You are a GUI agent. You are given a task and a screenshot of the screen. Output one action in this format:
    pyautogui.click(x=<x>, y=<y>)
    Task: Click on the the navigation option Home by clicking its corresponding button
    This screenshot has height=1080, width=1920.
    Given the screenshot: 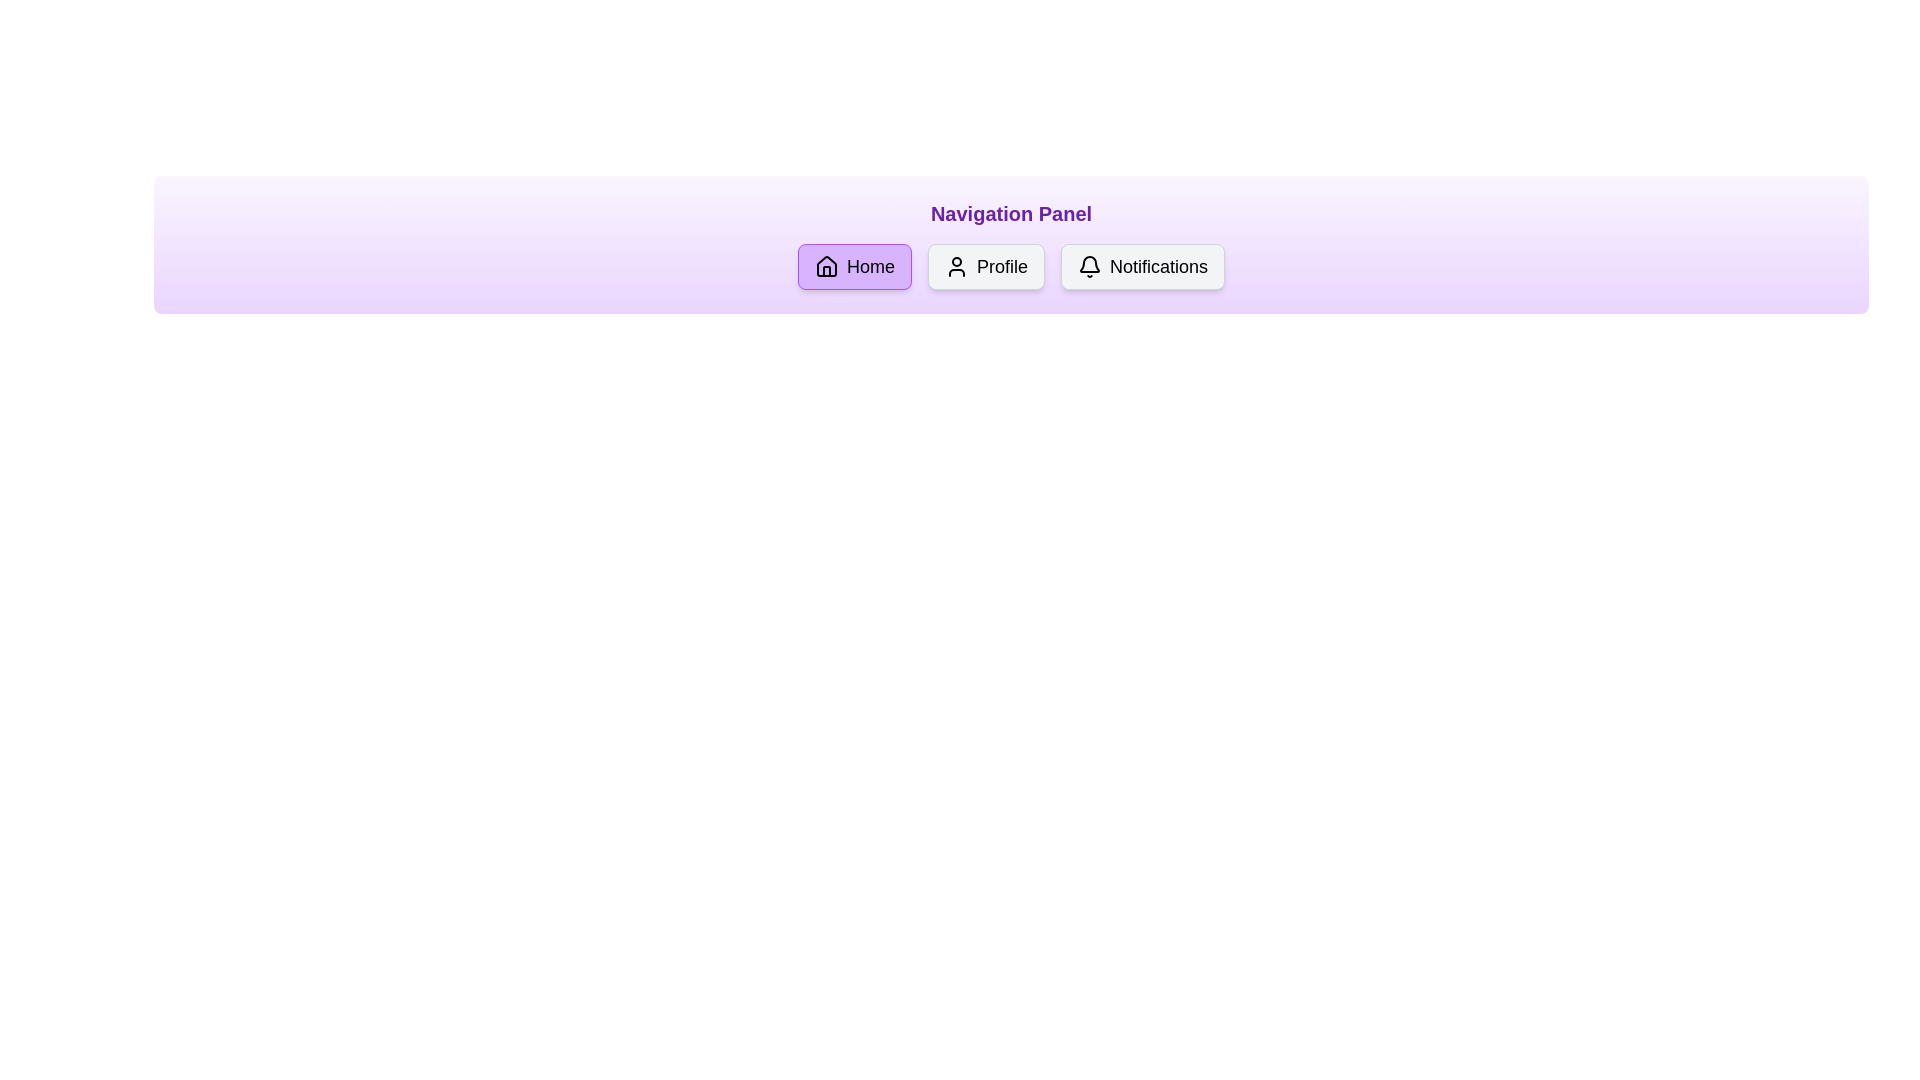 What is the action you would take?
    pyautogui.click(x=854, y=265)
    